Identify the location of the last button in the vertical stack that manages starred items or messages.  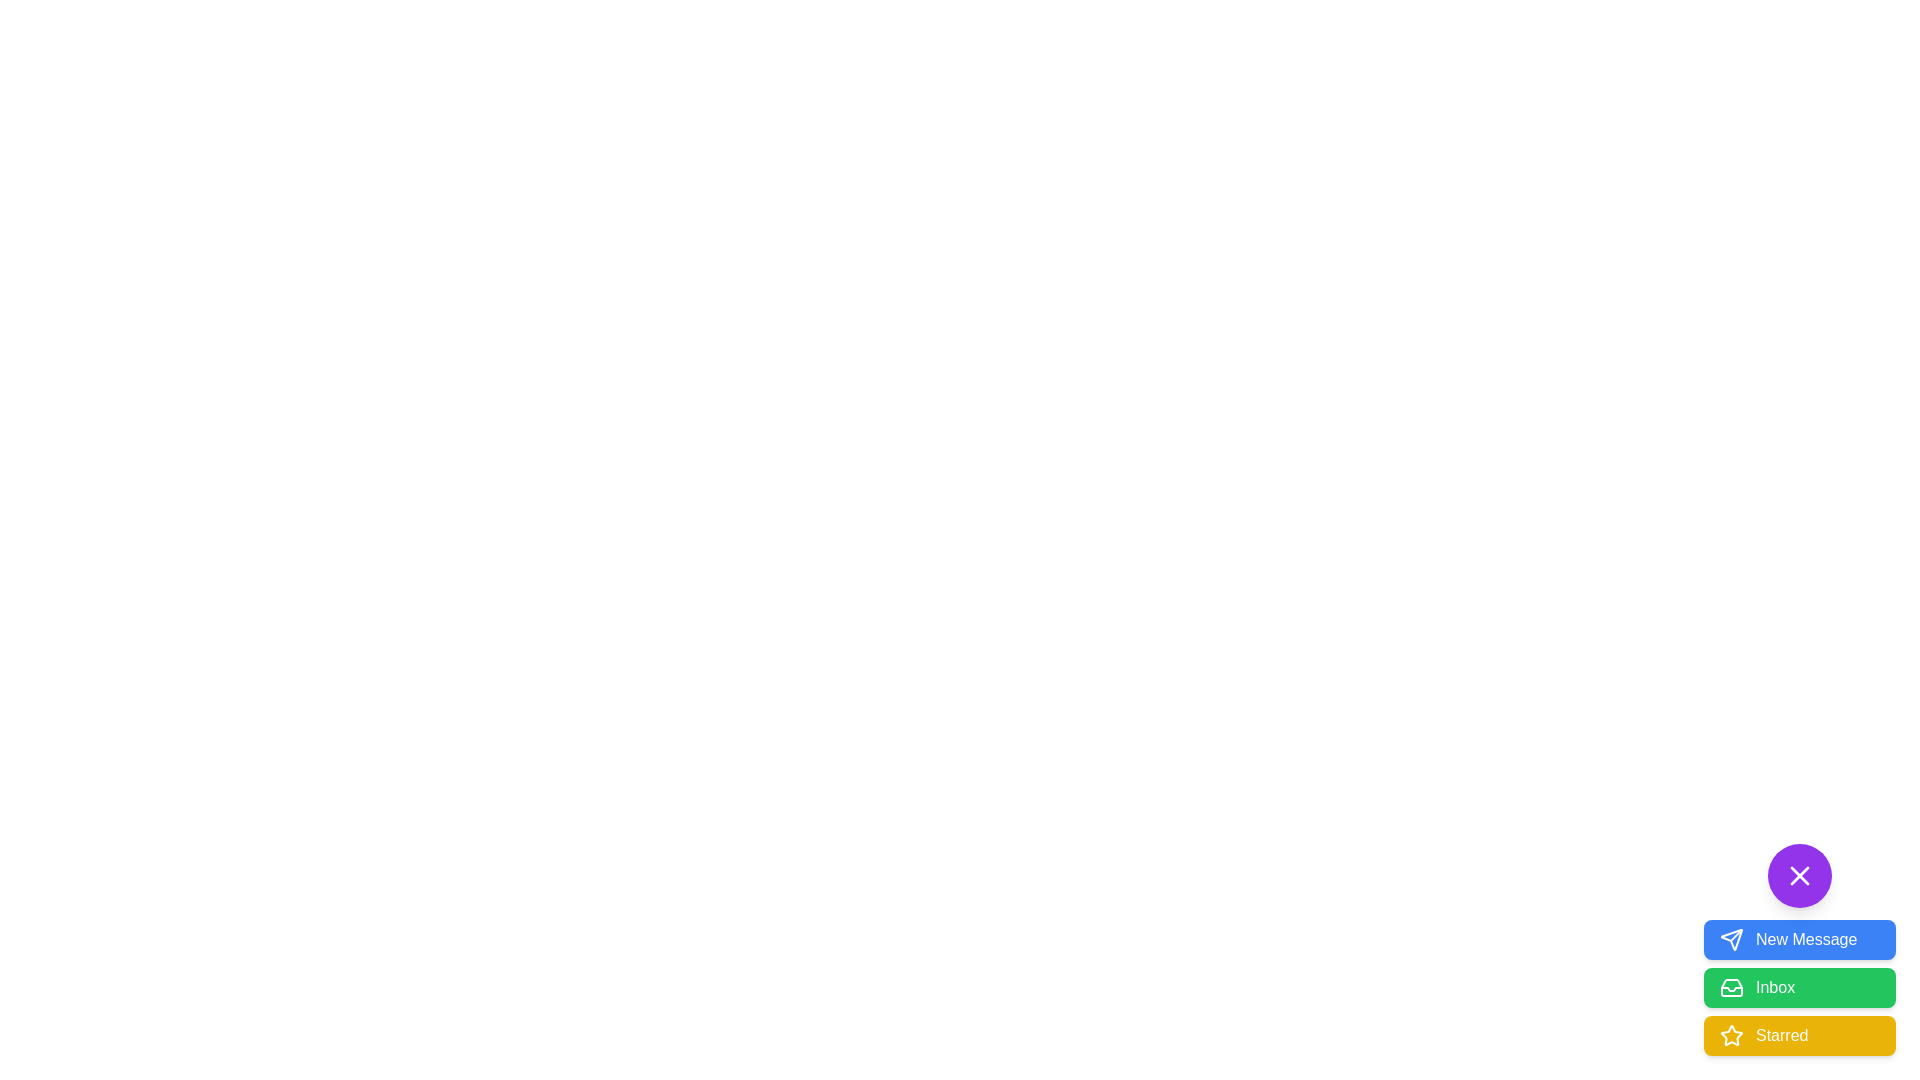
(1800, 1035).